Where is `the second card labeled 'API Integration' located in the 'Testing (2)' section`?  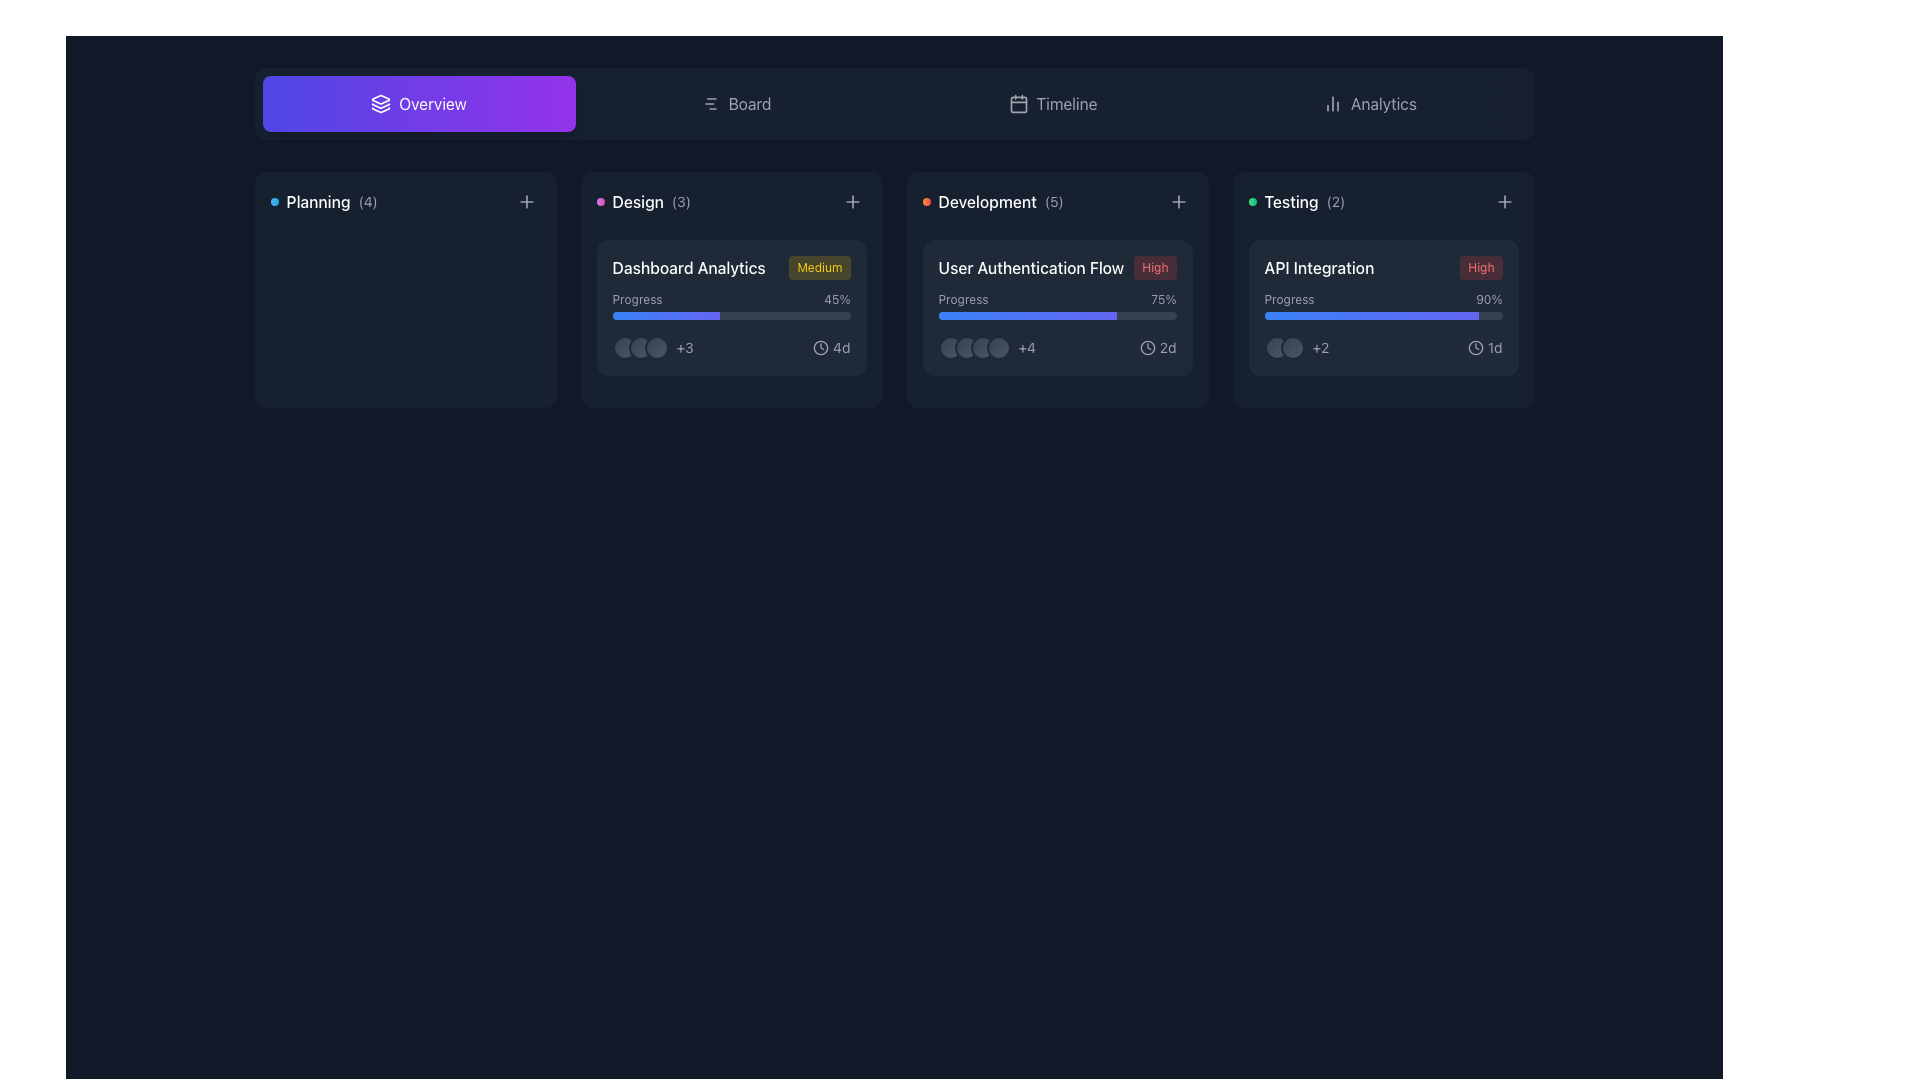
the second card labeled 'API Integration' located in the 'Testing (2)' section is located at coordinates (1382, 308).